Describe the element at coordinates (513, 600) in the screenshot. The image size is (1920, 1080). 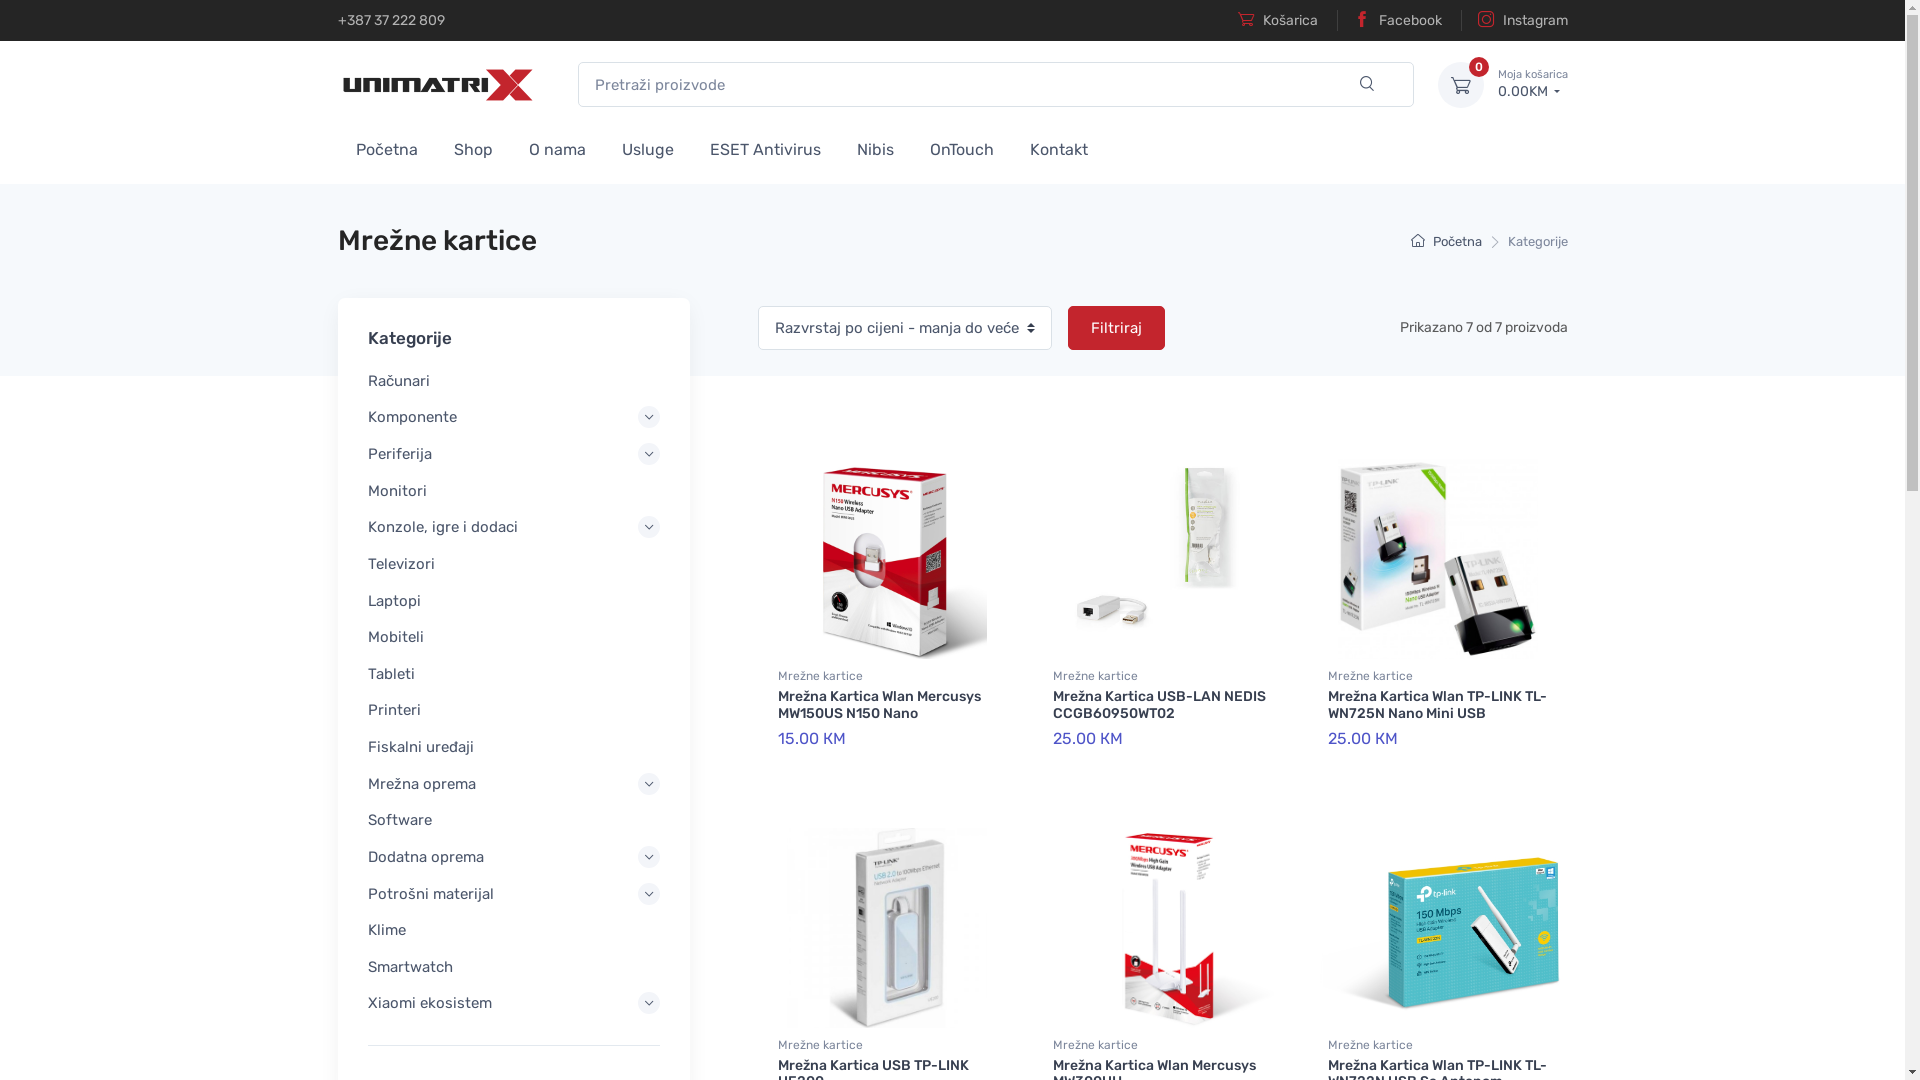
I see `'Laptopi'` at that location.